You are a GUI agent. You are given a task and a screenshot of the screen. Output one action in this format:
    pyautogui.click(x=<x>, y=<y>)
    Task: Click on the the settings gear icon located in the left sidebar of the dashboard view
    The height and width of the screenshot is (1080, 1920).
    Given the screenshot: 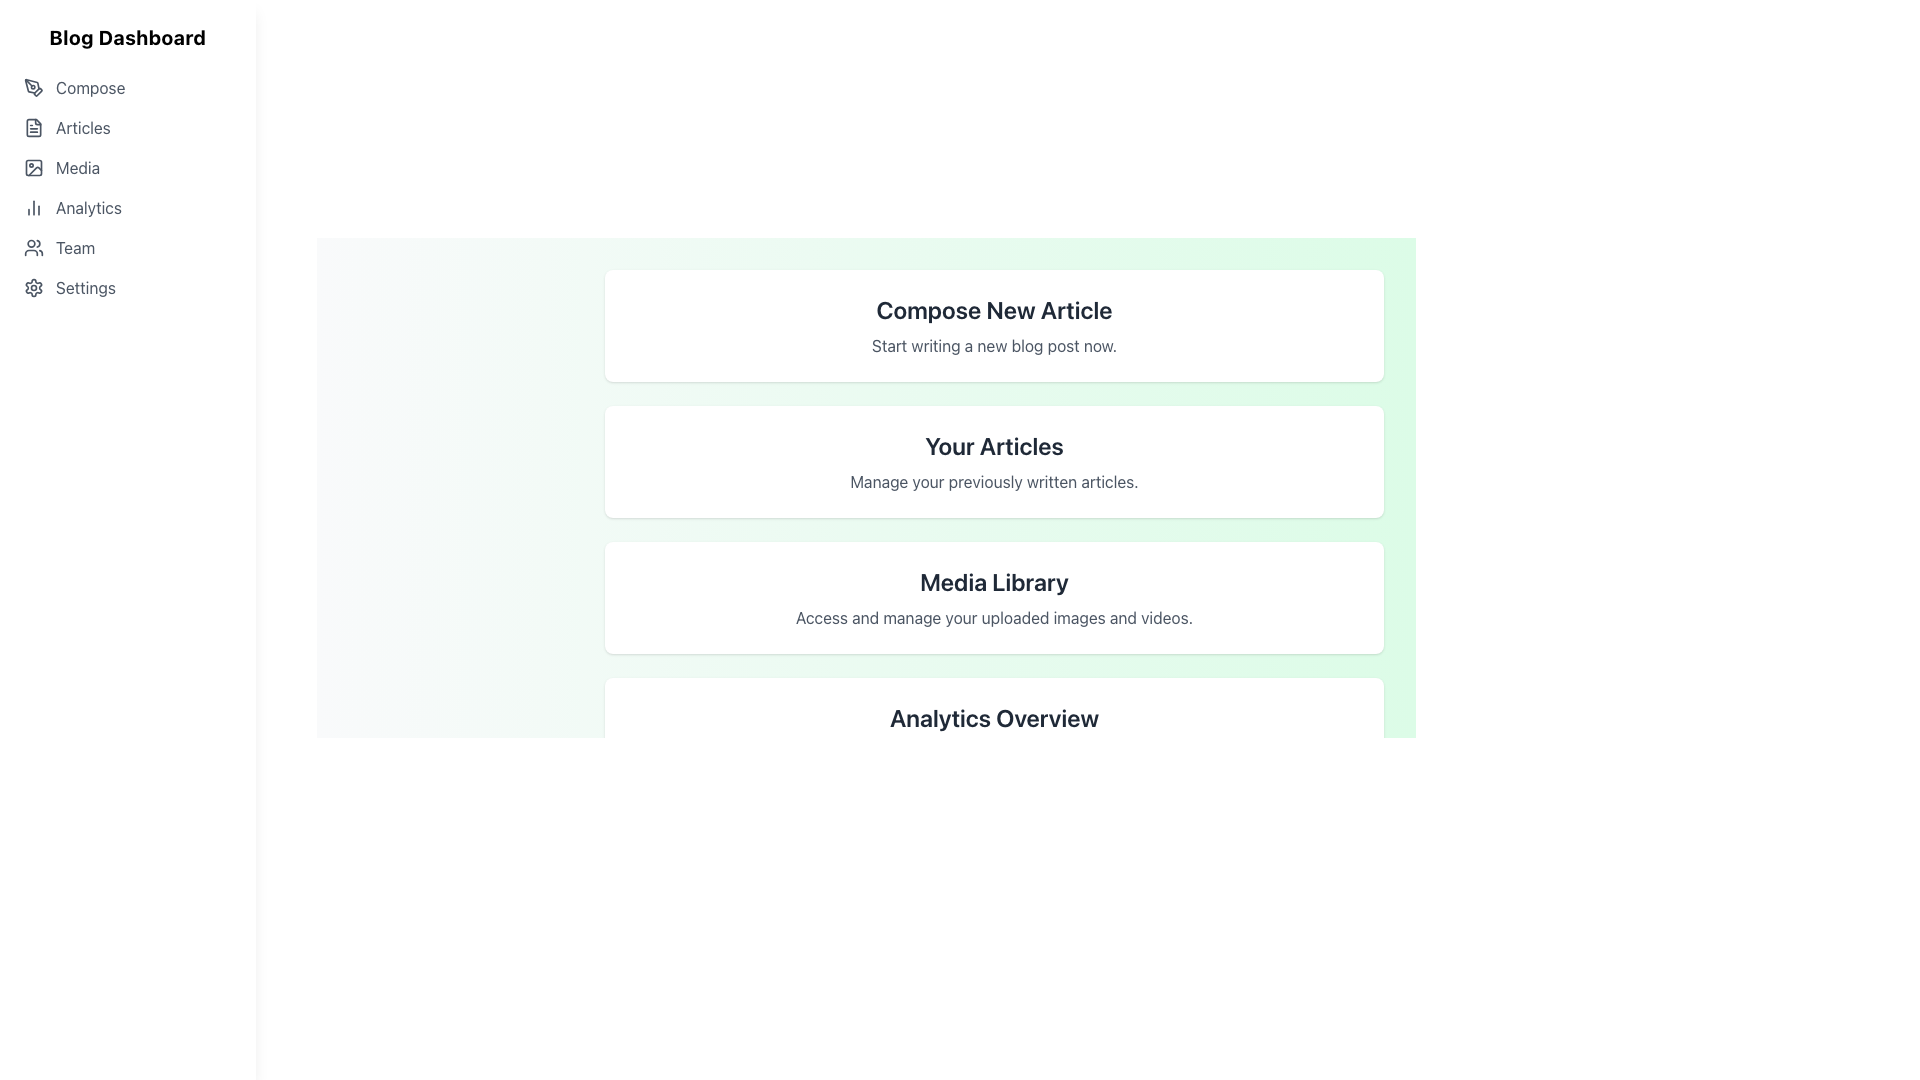 What is the action you would take?
    pyautogui.click(x=33, y=288)
    